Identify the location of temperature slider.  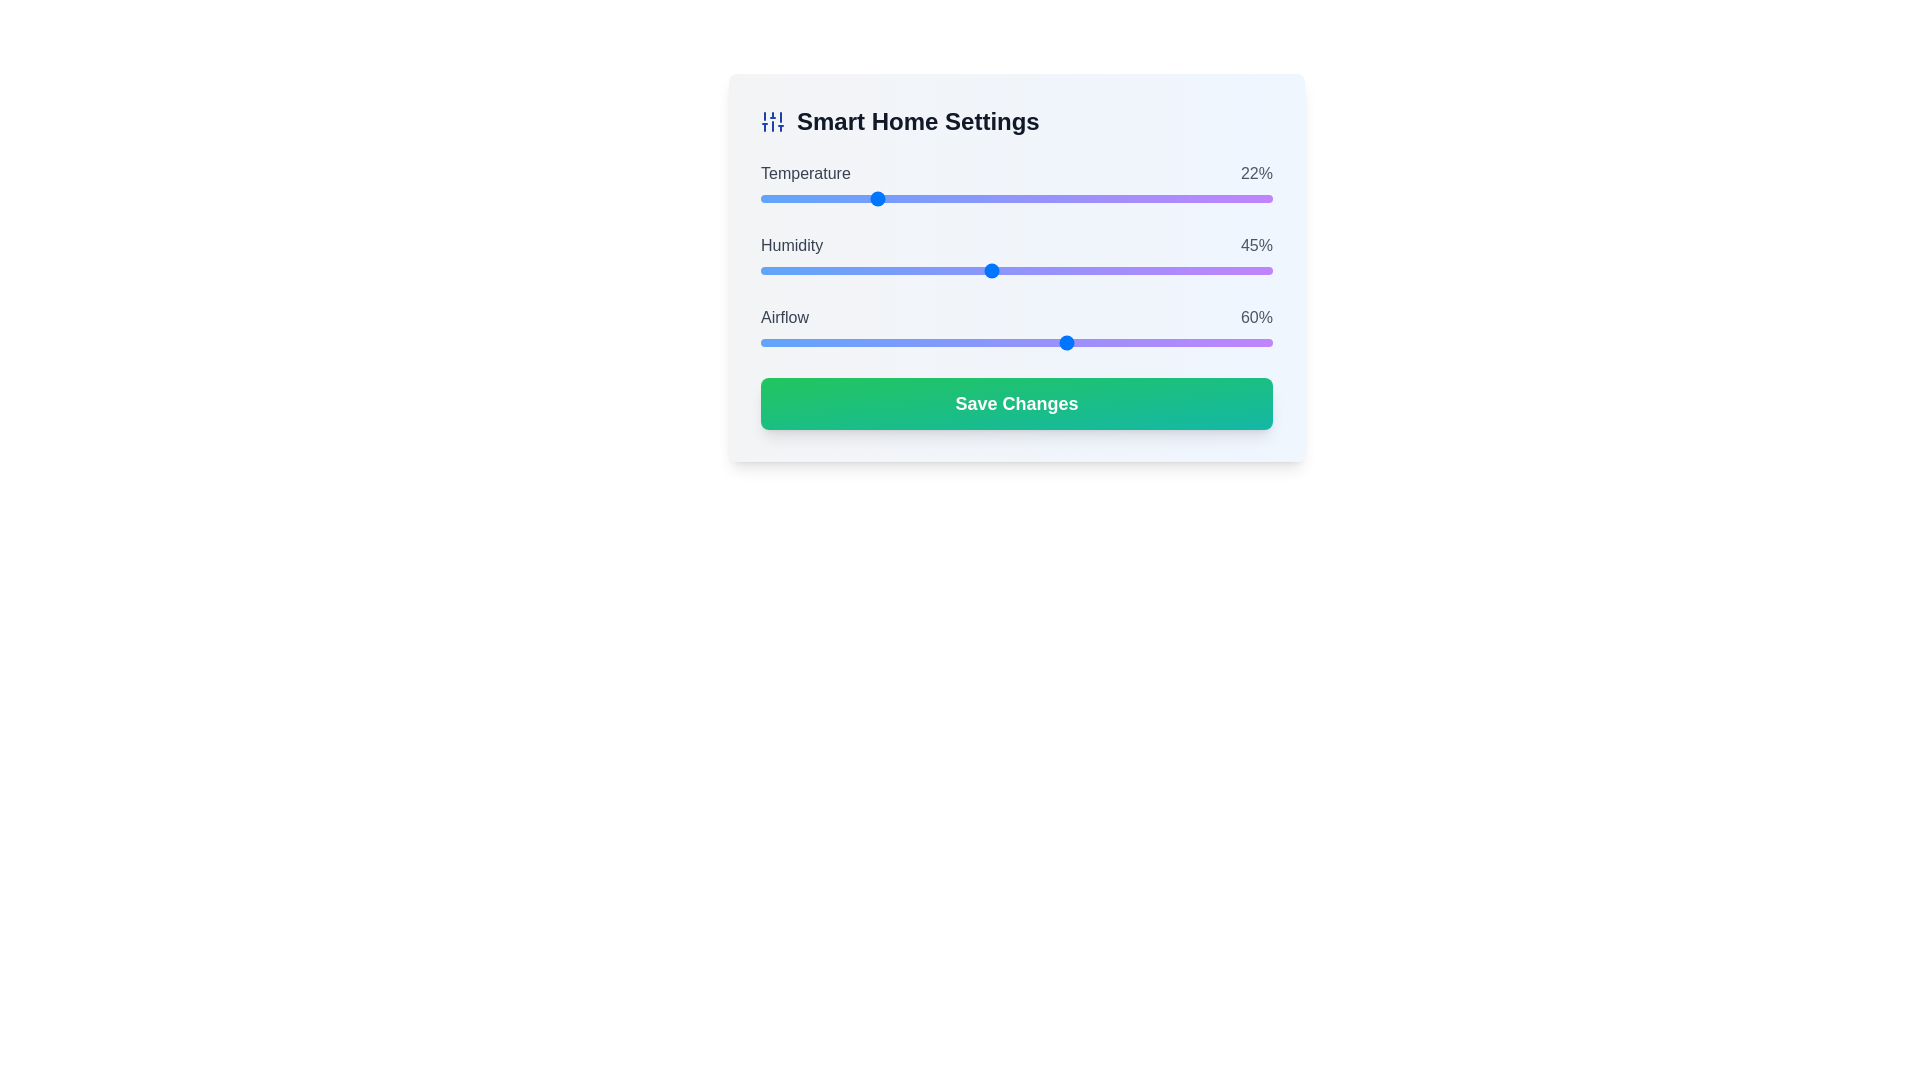
(954, 199).